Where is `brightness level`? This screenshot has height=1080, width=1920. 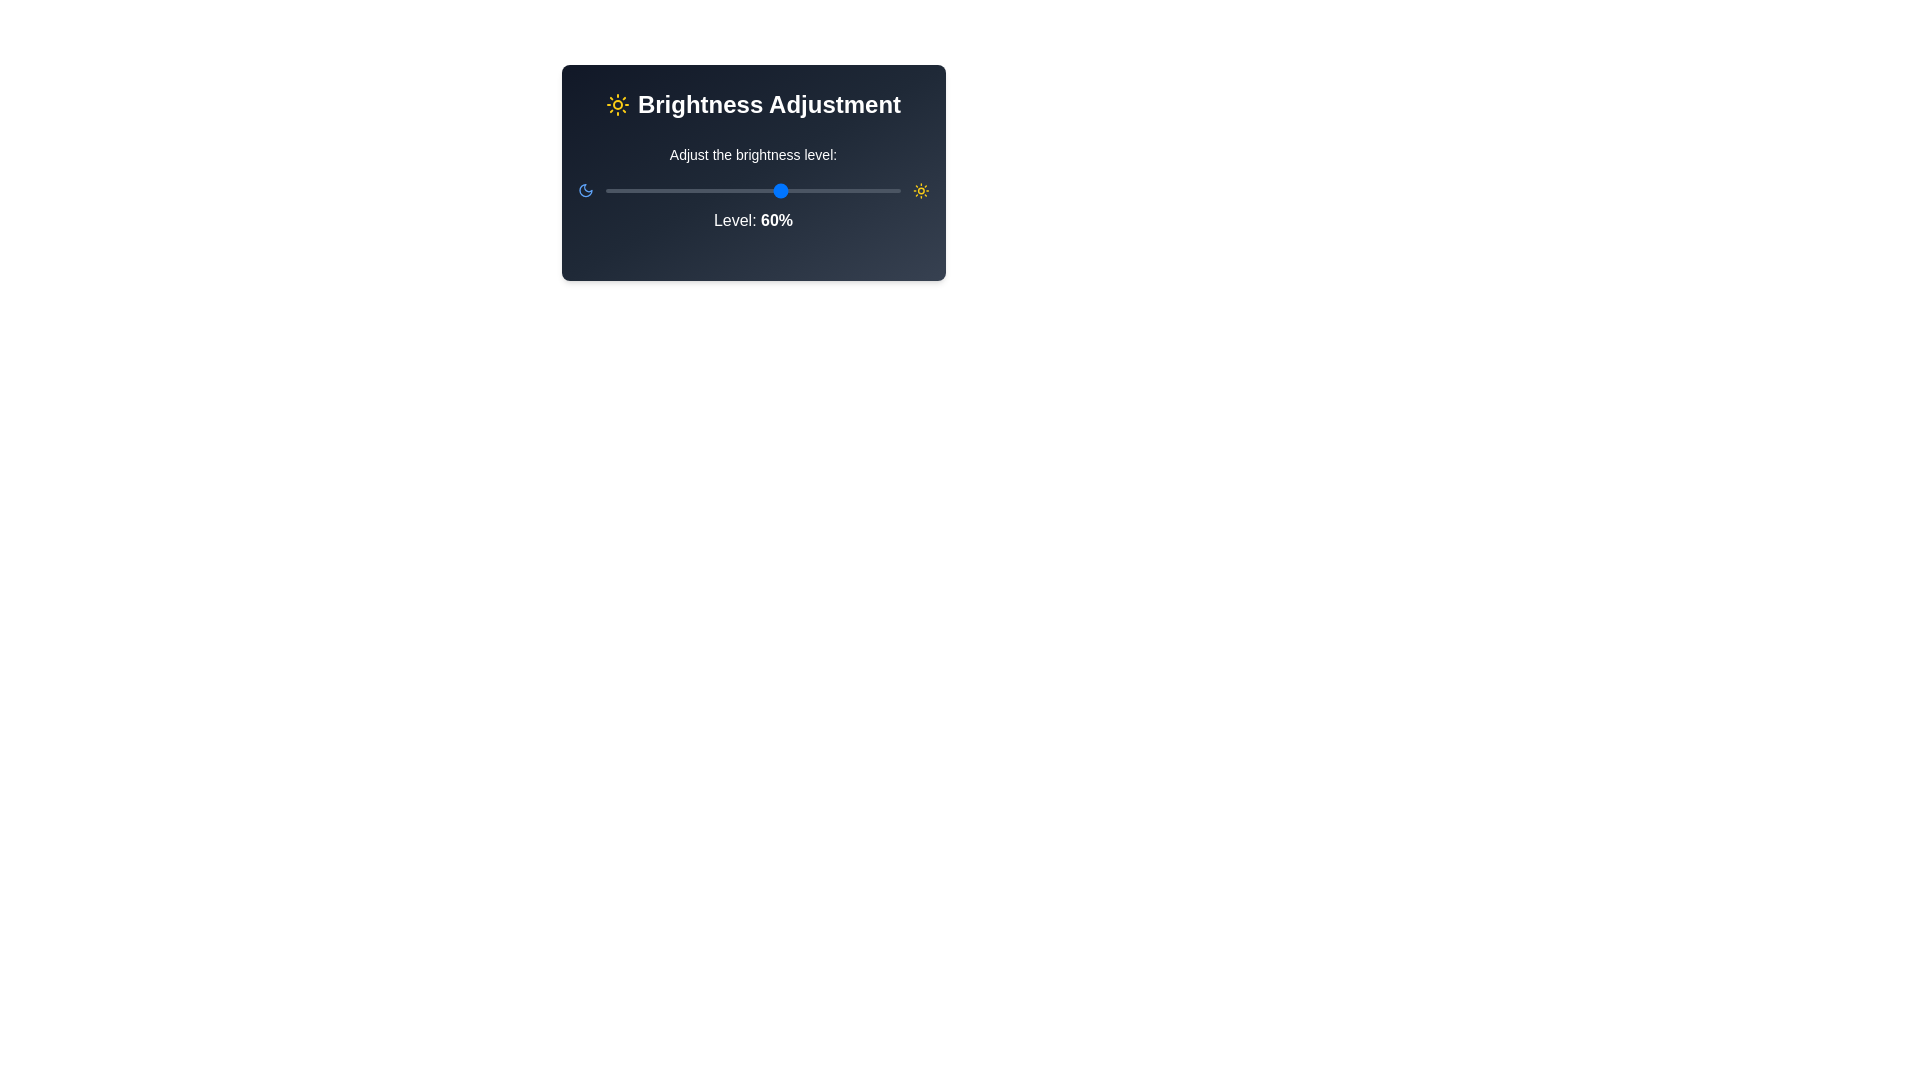 brightness level is located at coordinates (779, 191).